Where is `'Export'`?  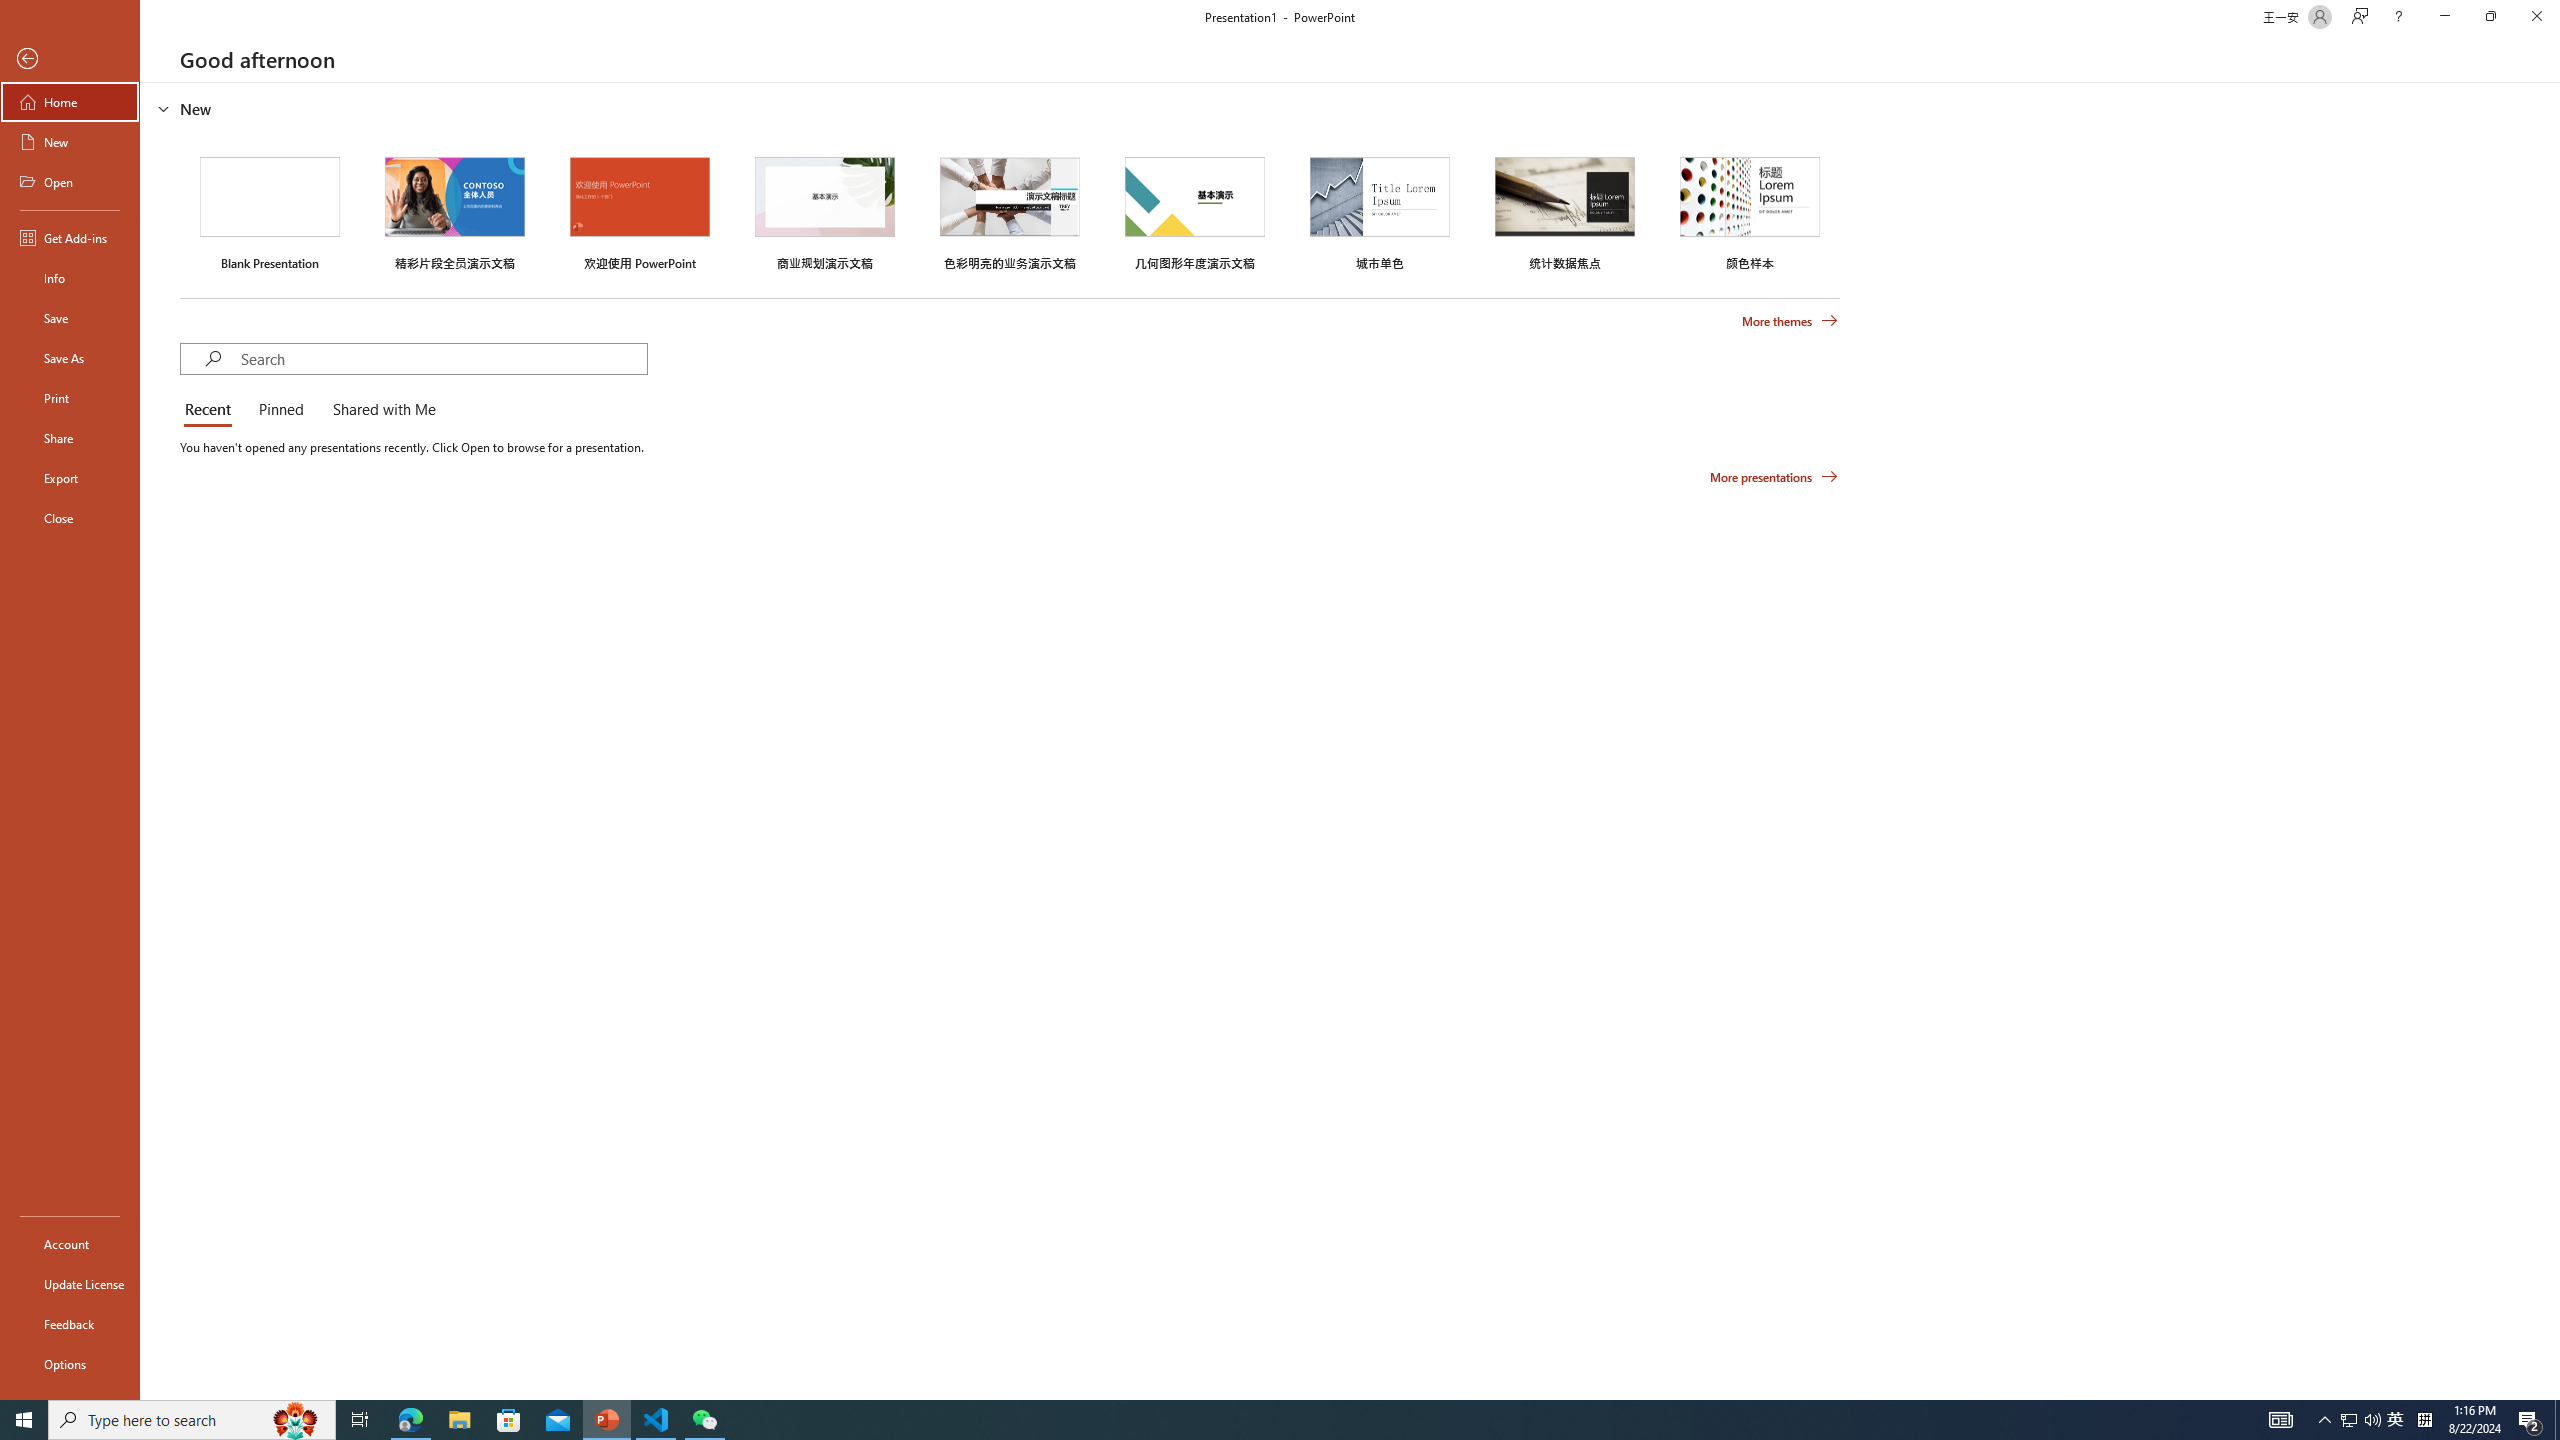 'Export' is located at coordinates (69, 478).